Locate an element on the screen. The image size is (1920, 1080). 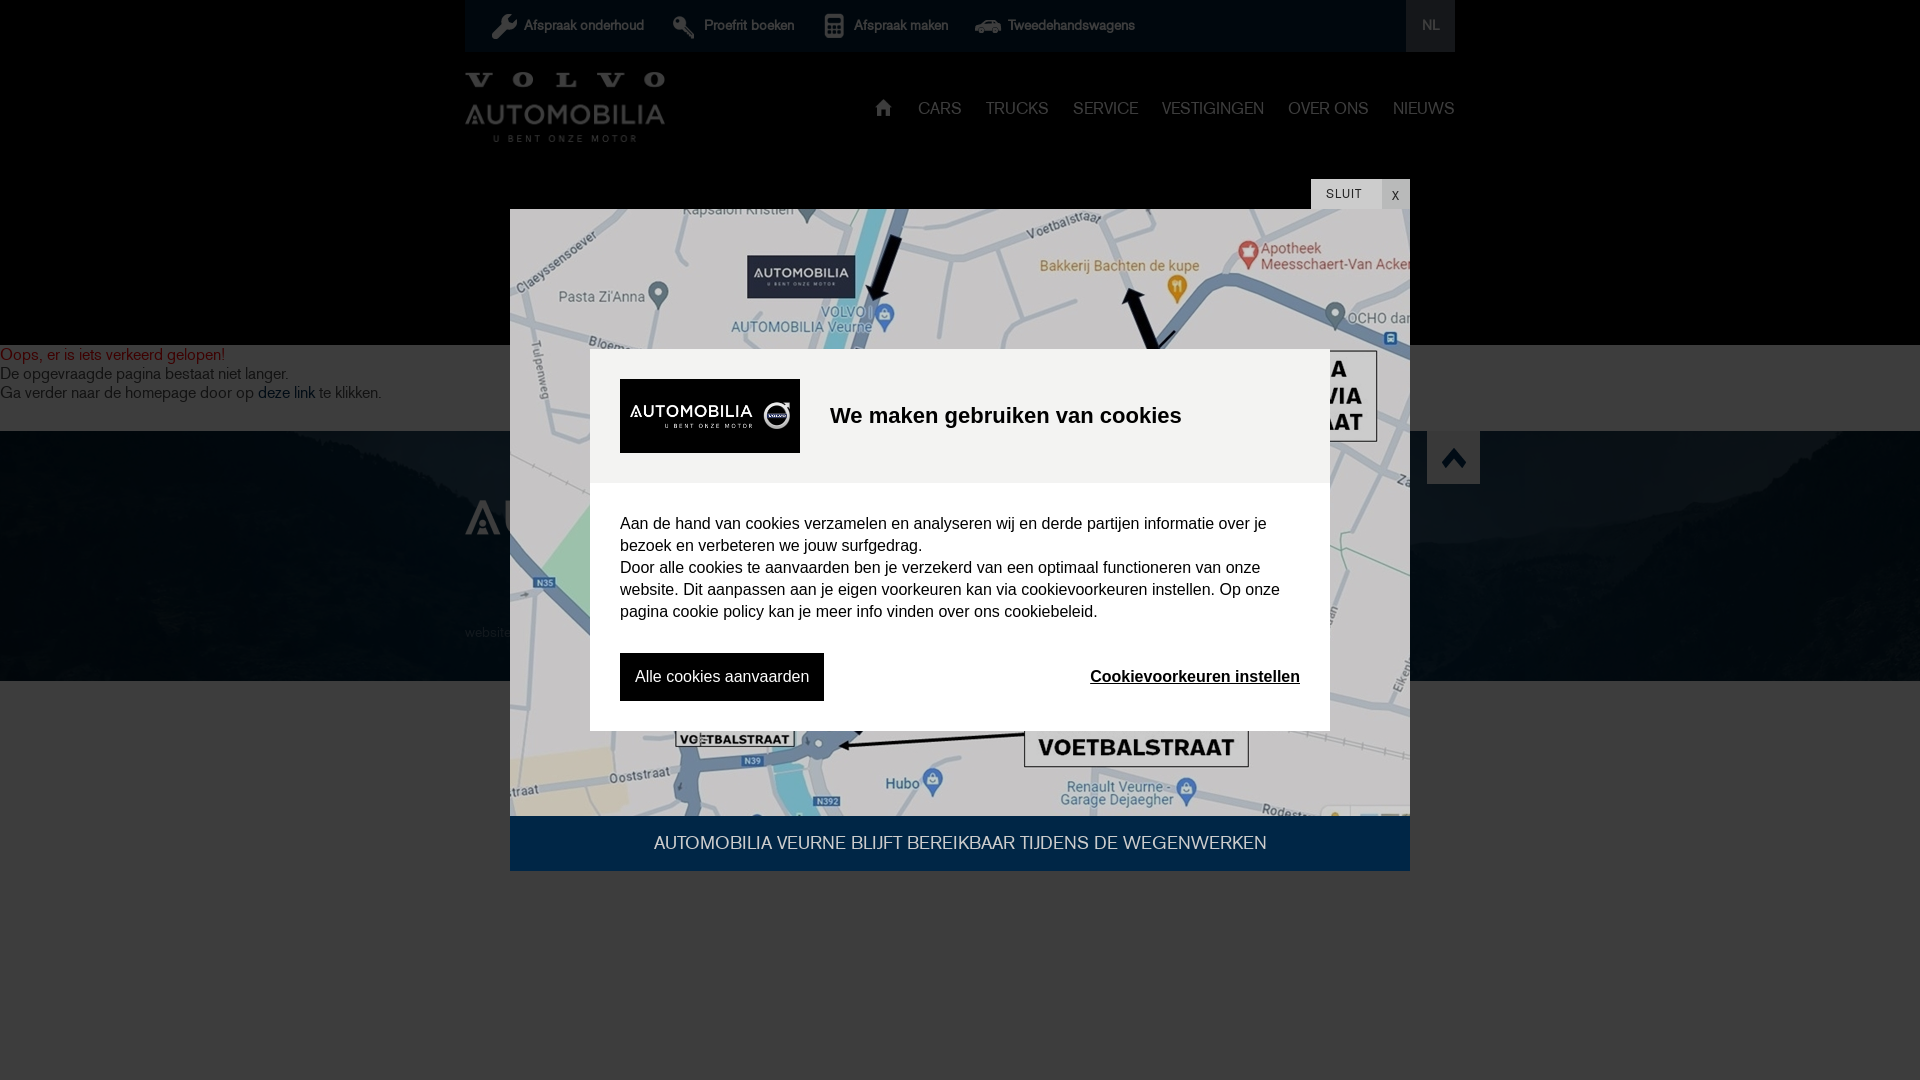
'Afspraak maken' is located at coordinates (892, 26).